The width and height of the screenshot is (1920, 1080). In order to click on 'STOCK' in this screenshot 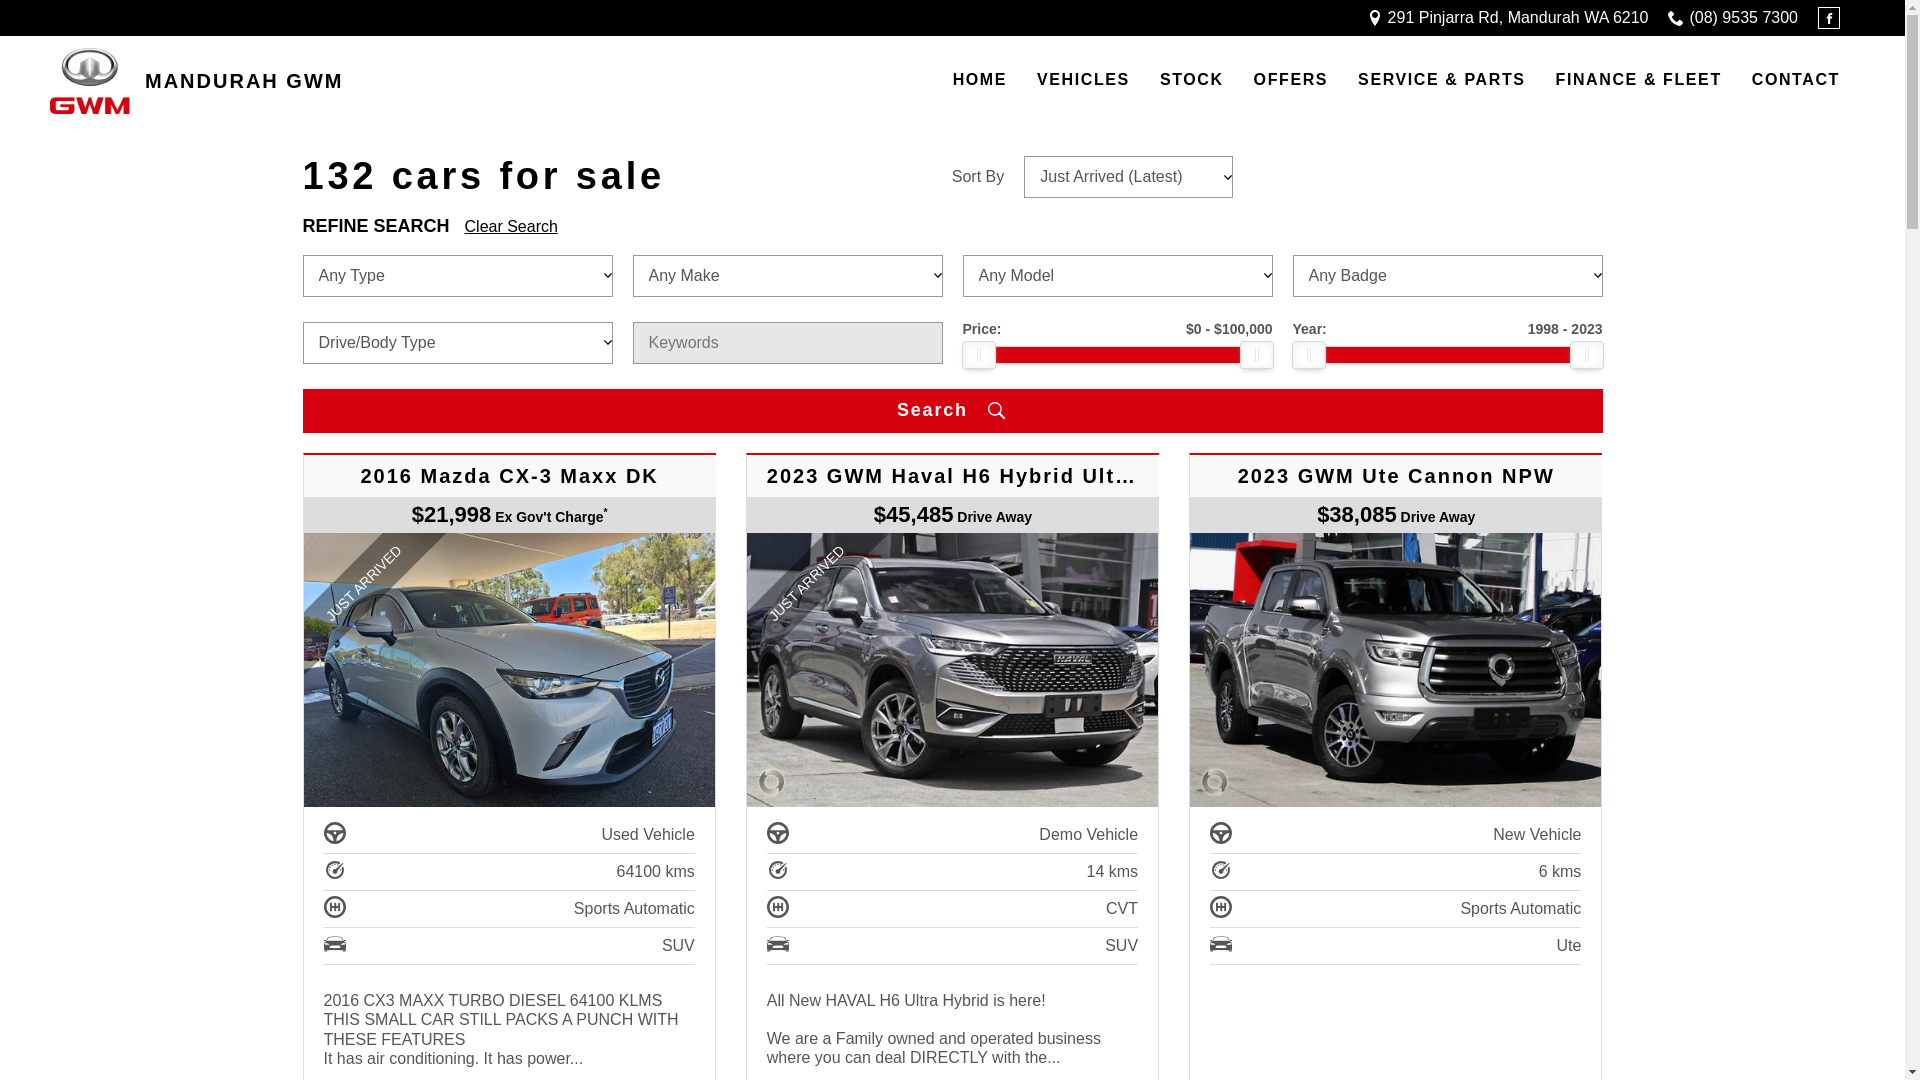, I will do `click(1191, 80)`.